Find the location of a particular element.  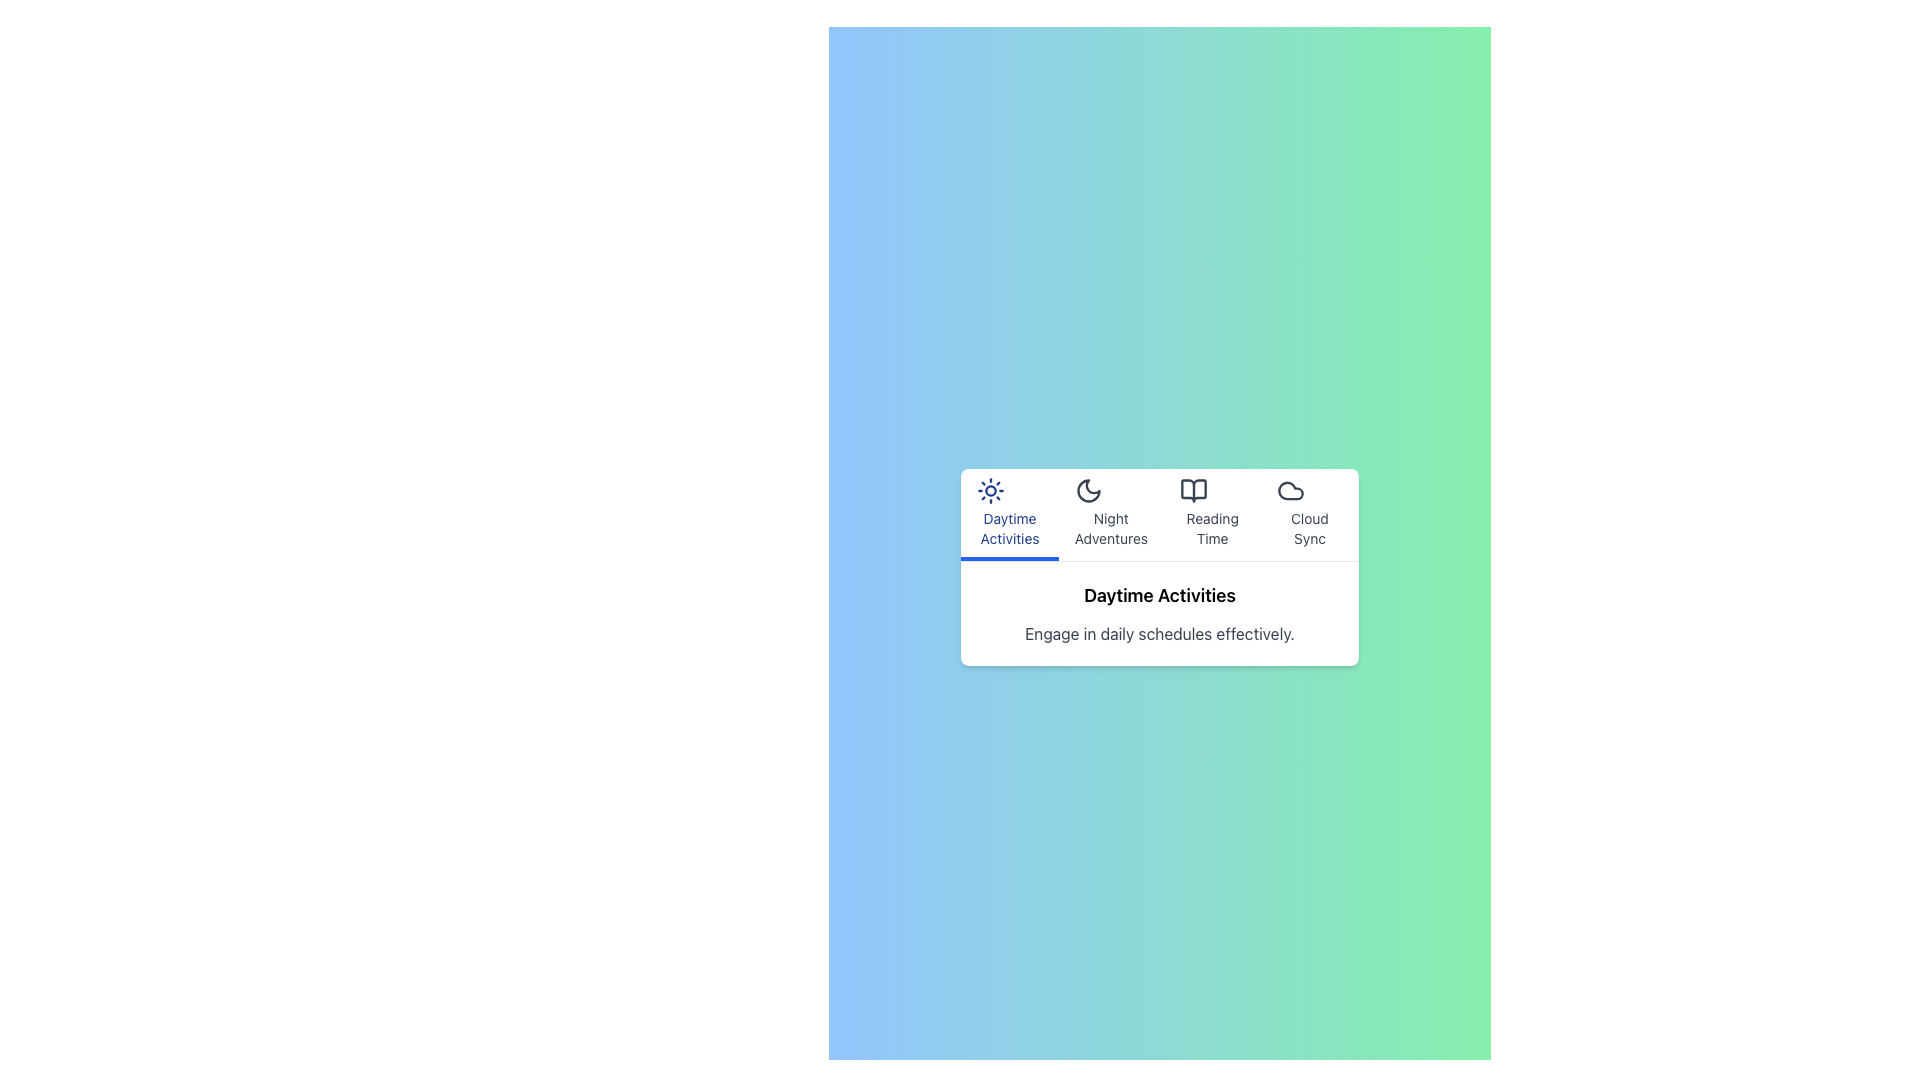

the text label displaying 'Daytime Activities', which is a bold header positioned in the center of the interface within a card-like component is located at coordinates (1160, 593).